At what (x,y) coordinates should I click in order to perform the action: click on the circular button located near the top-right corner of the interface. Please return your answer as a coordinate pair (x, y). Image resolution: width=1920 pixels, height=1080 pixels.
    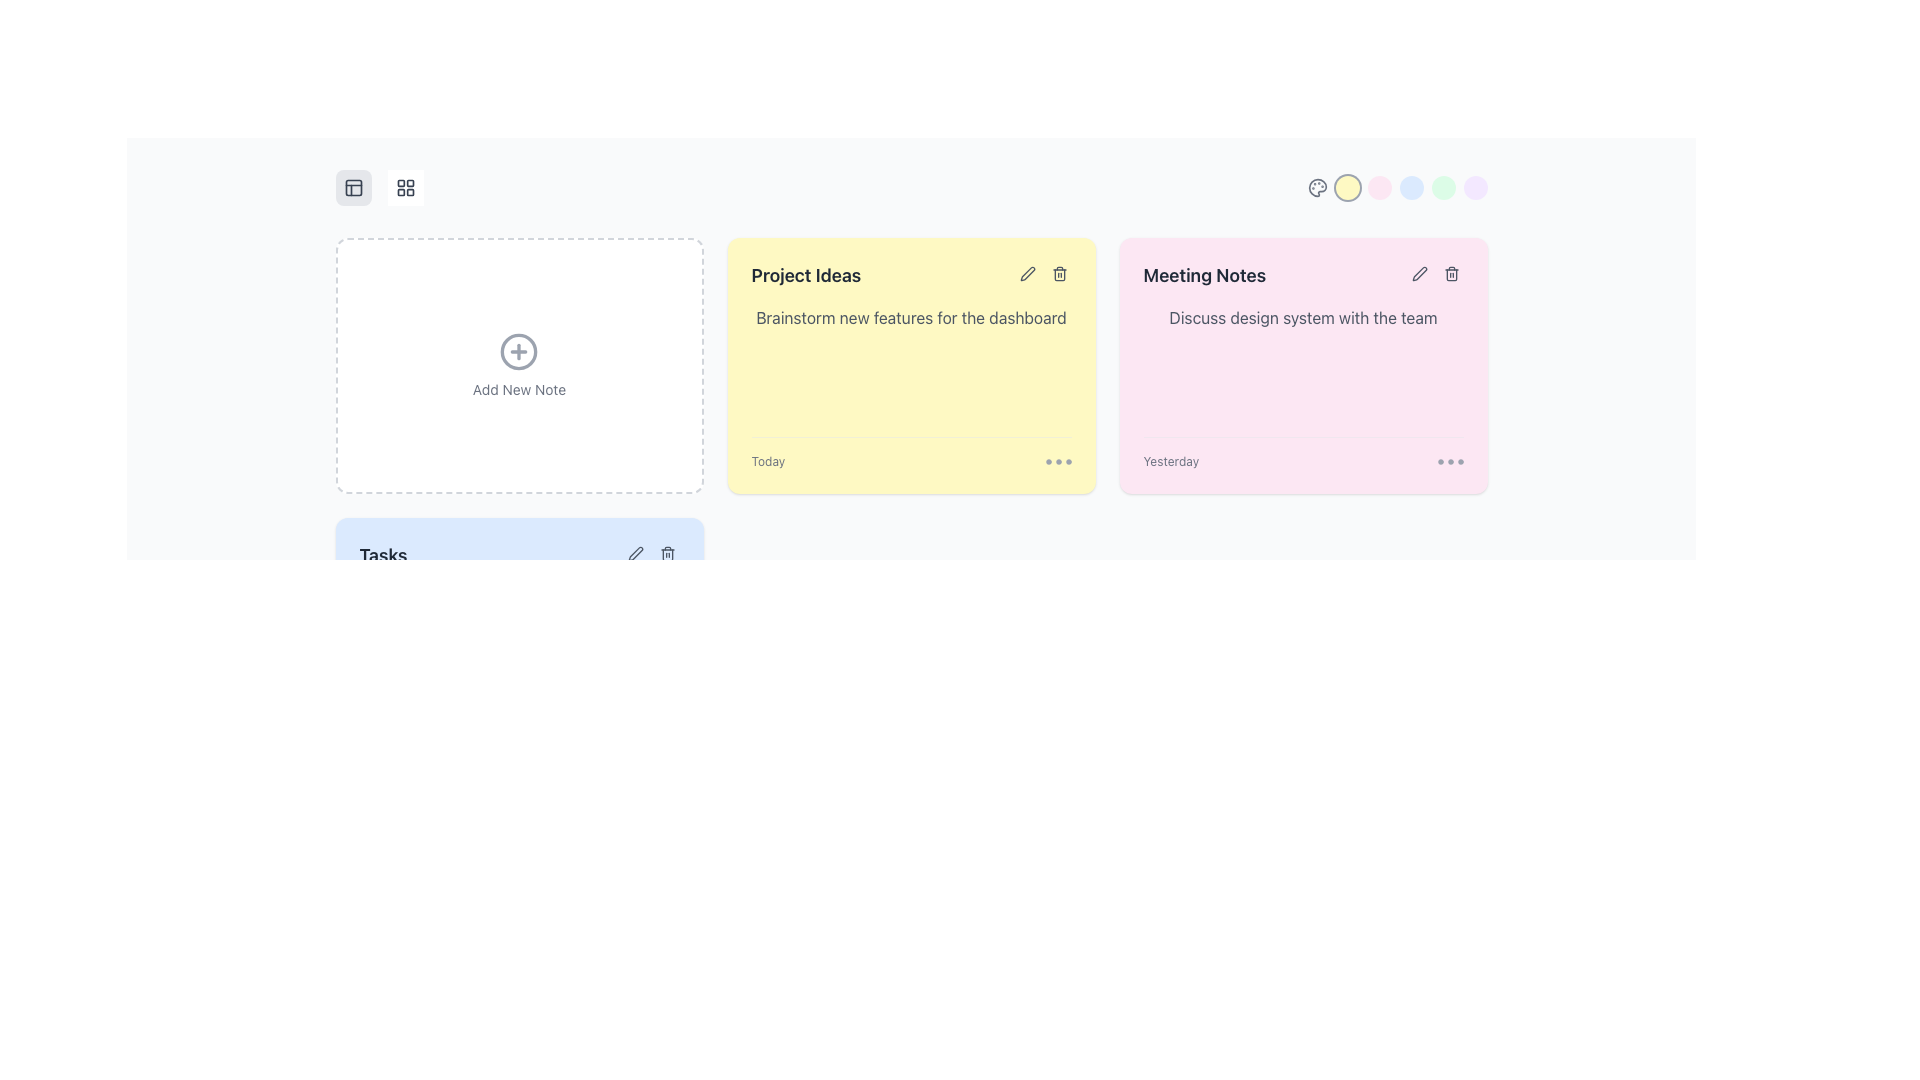
    Looking at the image, I should click on (1347, 188).